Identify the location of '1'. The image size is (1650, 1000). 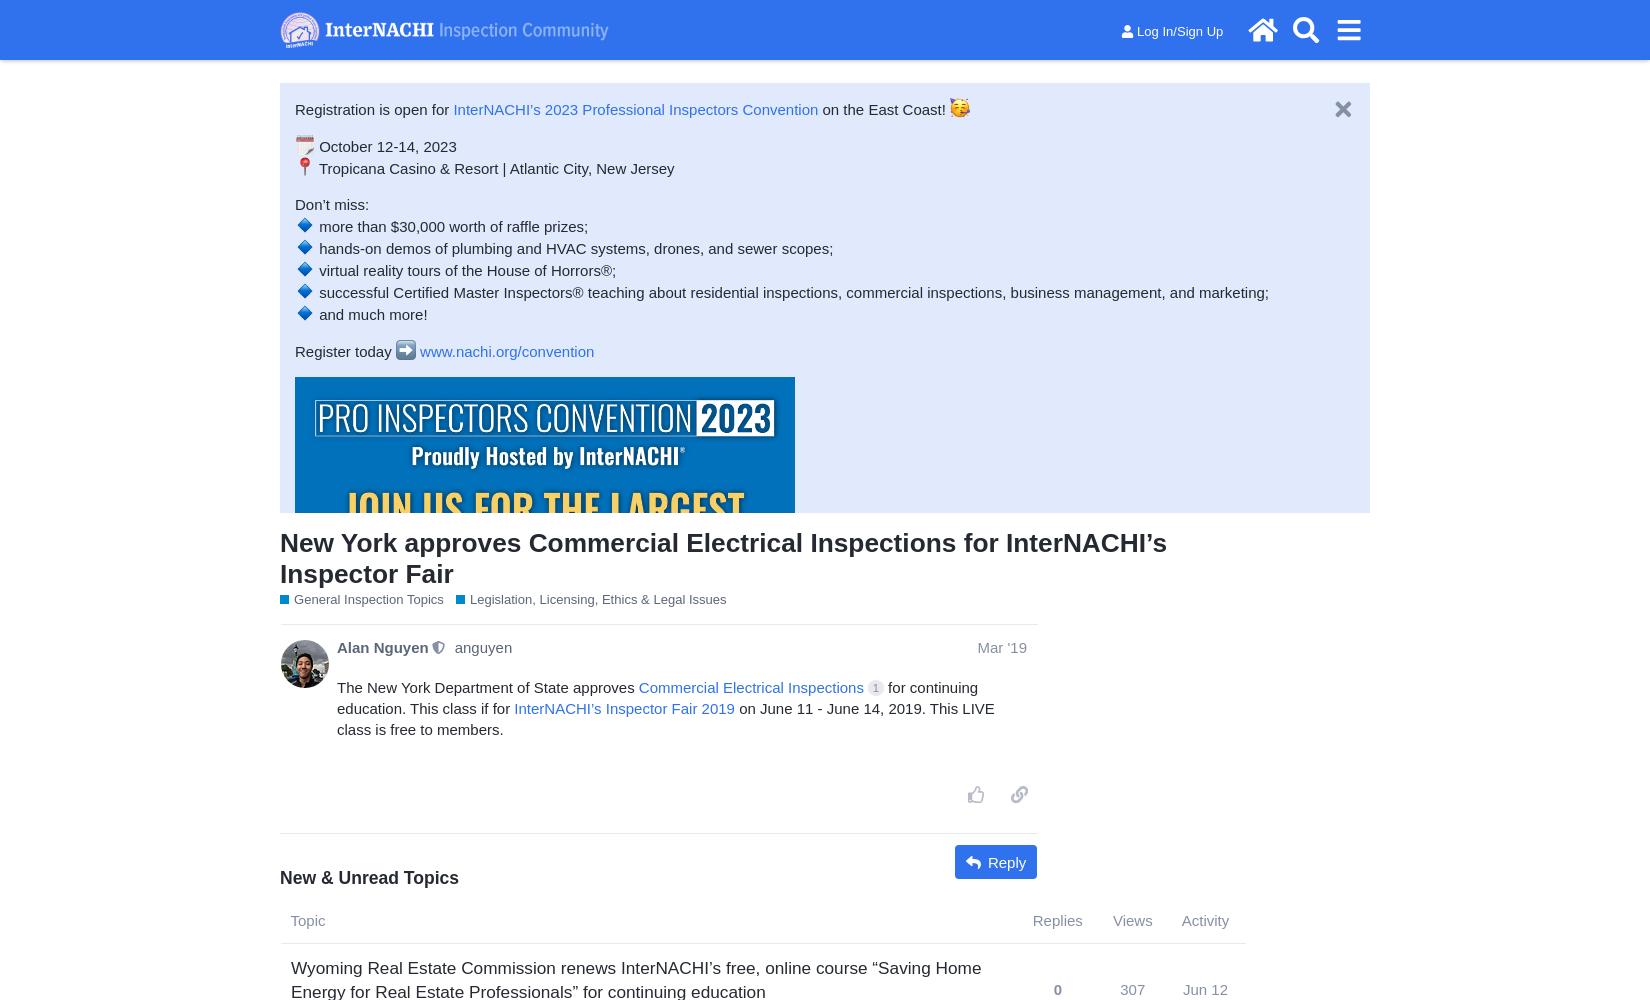
(875, 687).